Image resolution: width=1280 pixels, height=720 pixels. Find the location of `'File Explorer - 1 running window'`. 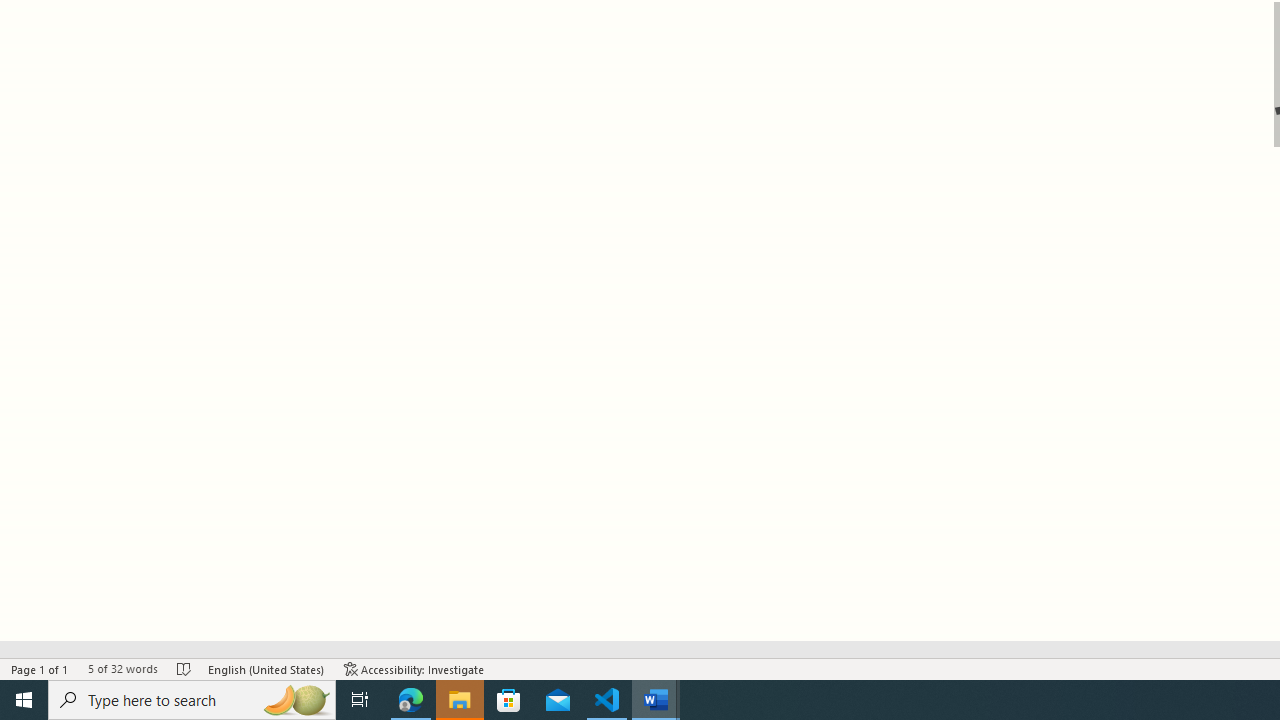

'File Explorer - 1 running window' is located at coordinates (459, 698).